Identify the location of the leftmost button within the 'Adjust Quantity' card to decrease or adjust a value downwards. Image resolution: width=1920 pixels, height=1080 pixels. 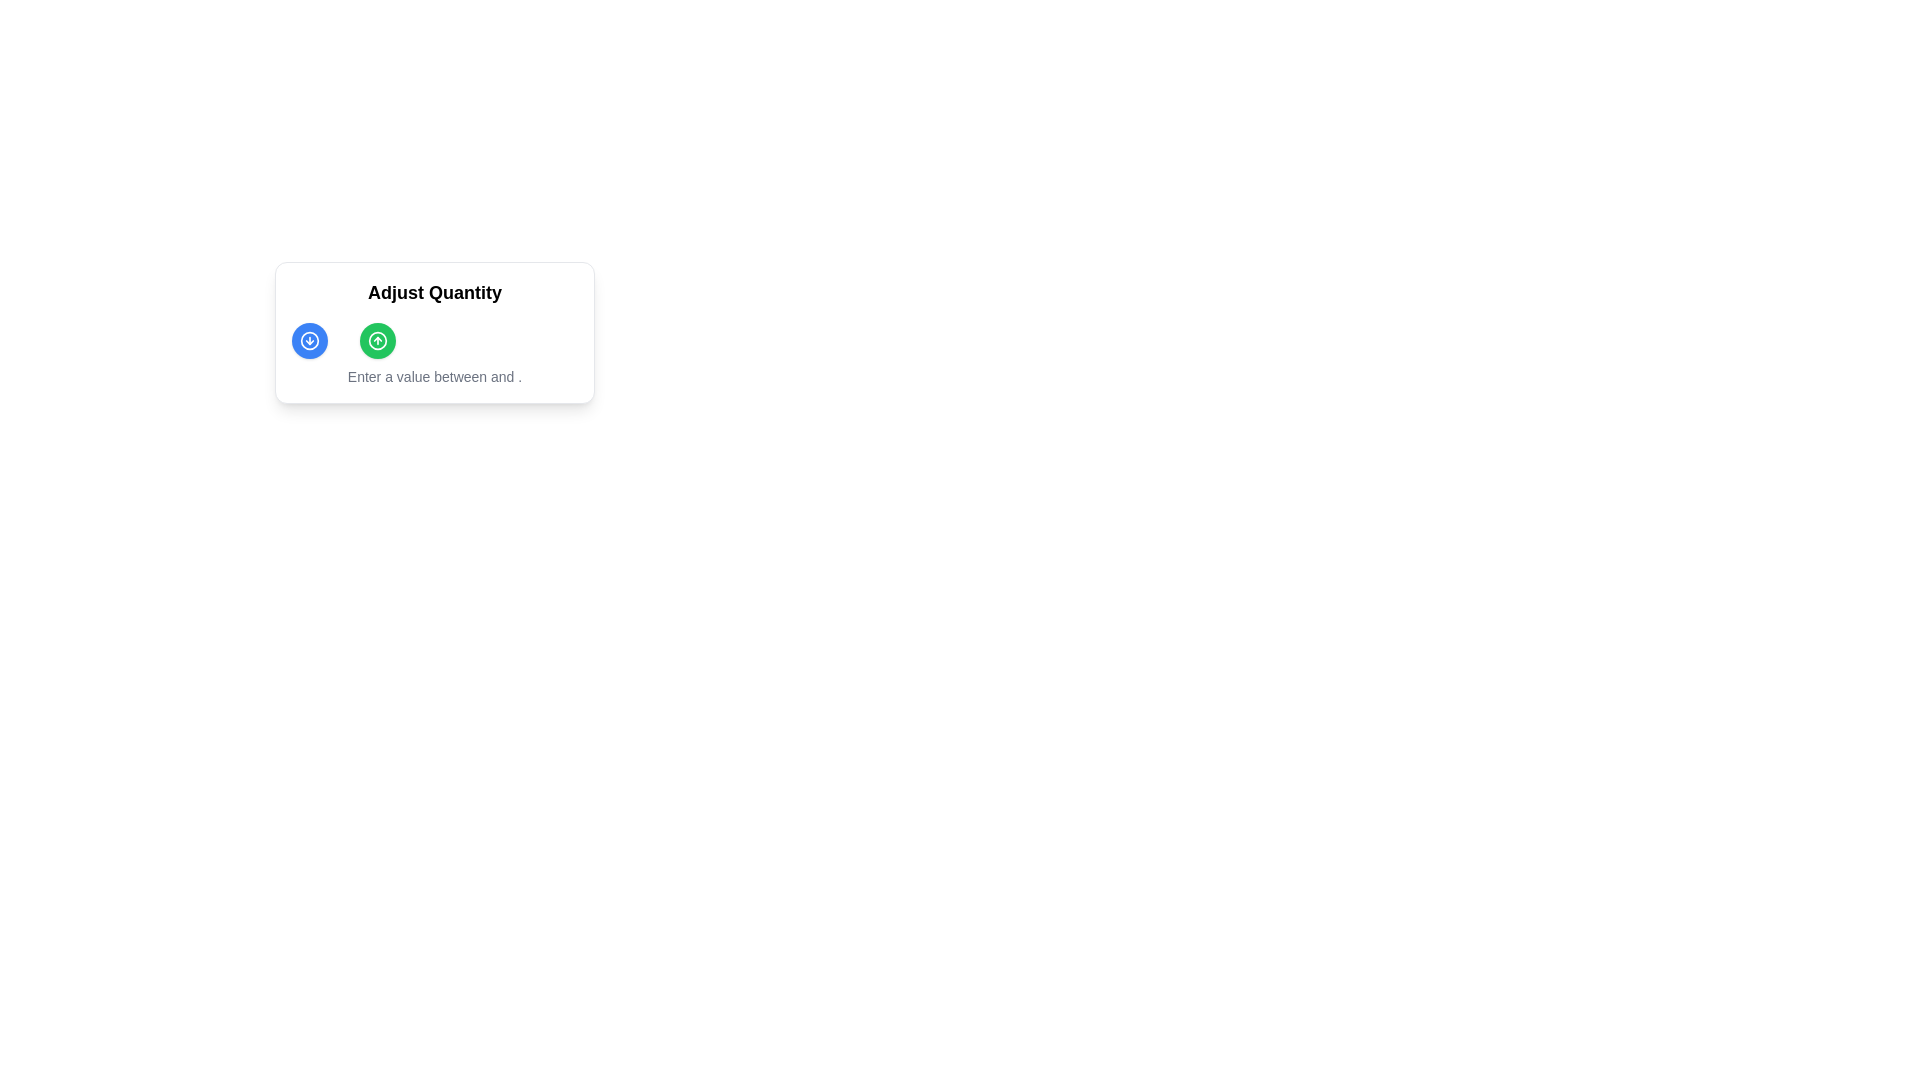
(309, 339).